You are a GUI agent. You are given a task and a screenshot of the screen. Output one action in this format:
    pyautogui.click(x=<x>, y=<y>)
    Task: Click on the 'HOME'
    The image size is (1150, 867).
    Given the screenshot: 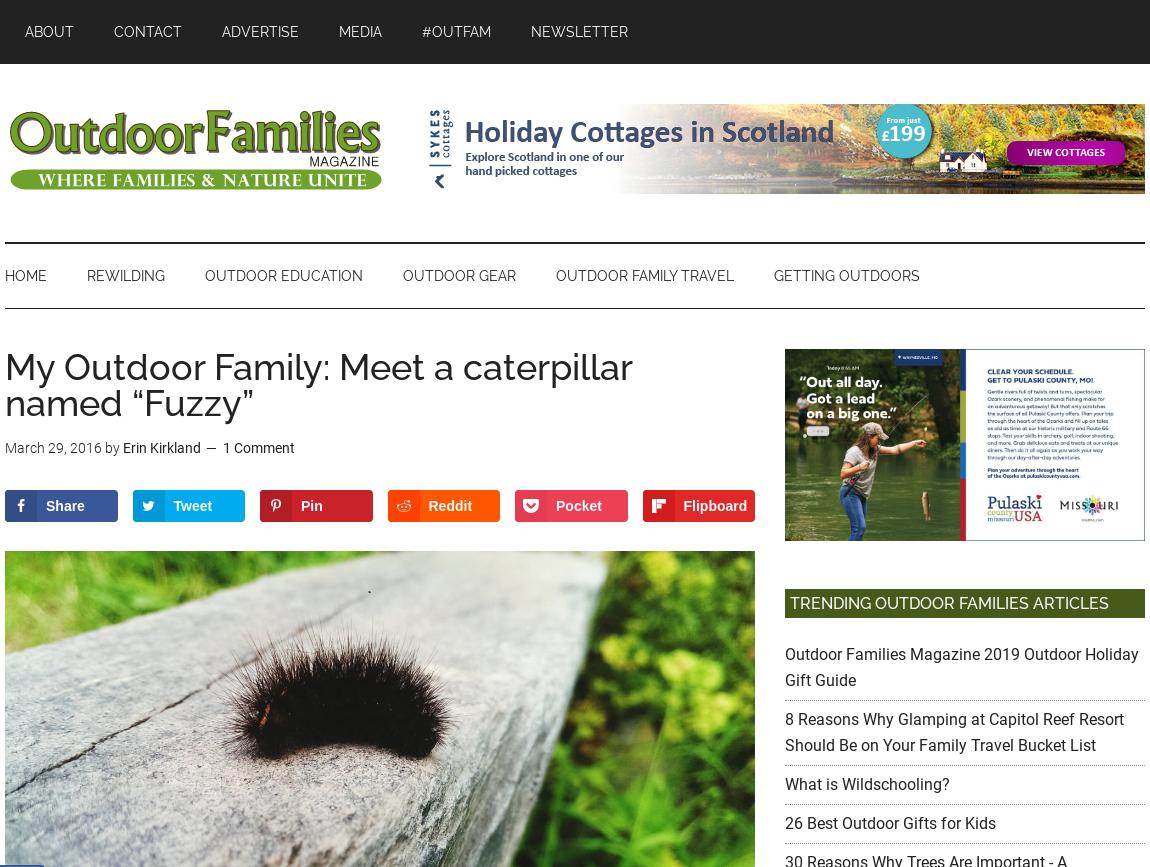 What is the action you would take?
    pyautogui.click(x=24, y=275)
    